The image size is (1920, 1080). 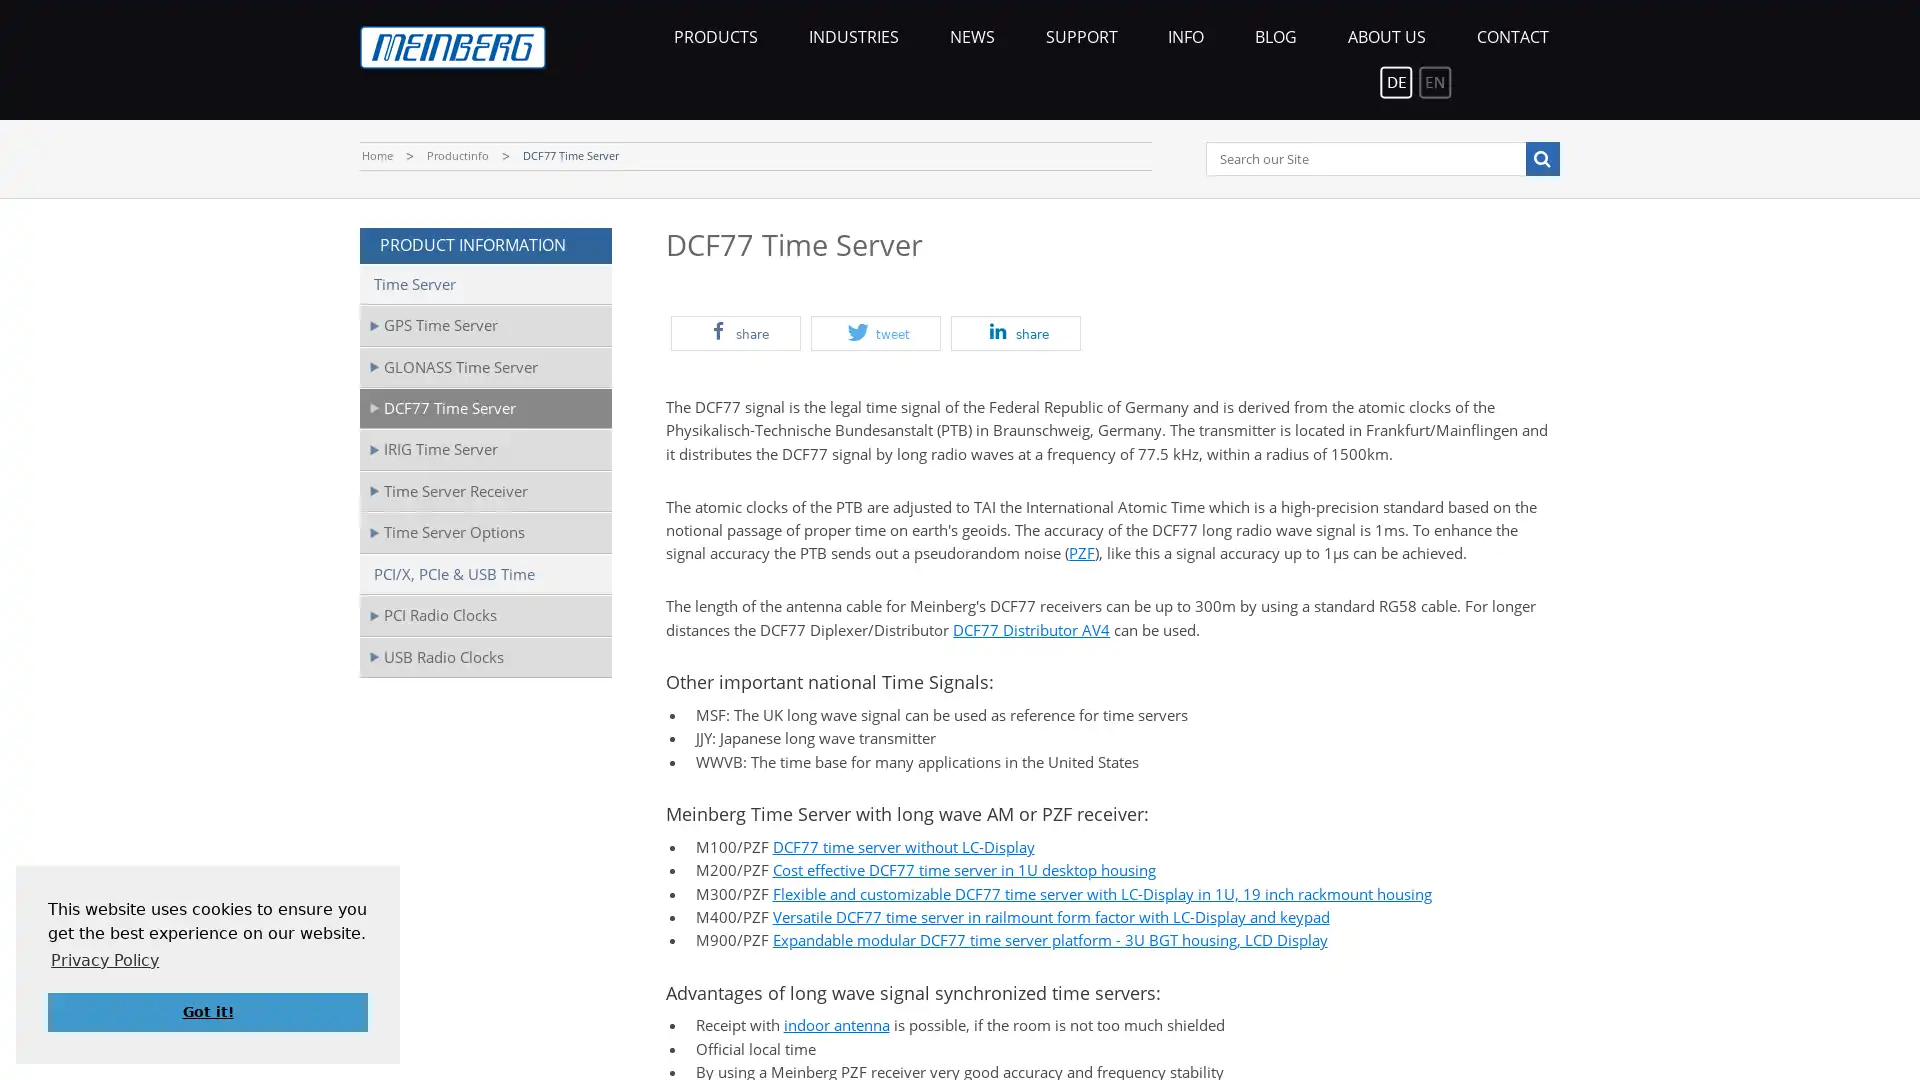 I want to click on Share on LinkedIn, so click(x=1016, y=332).